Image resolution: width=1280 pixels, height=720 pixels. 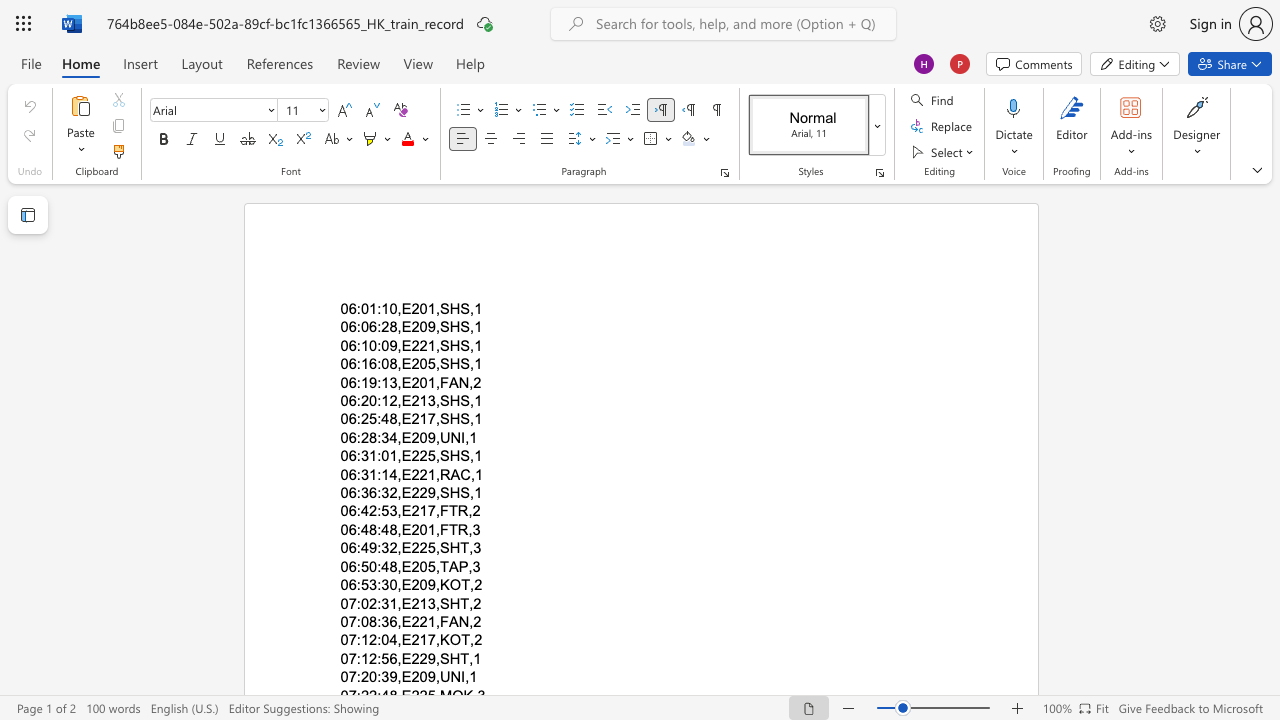 What do you see at coordinates (438, 382) in the screenshot?
I see `the subset text "FAN," within the text "06:19:13,E201,FAN,2"` at bounding box center [438, 382].